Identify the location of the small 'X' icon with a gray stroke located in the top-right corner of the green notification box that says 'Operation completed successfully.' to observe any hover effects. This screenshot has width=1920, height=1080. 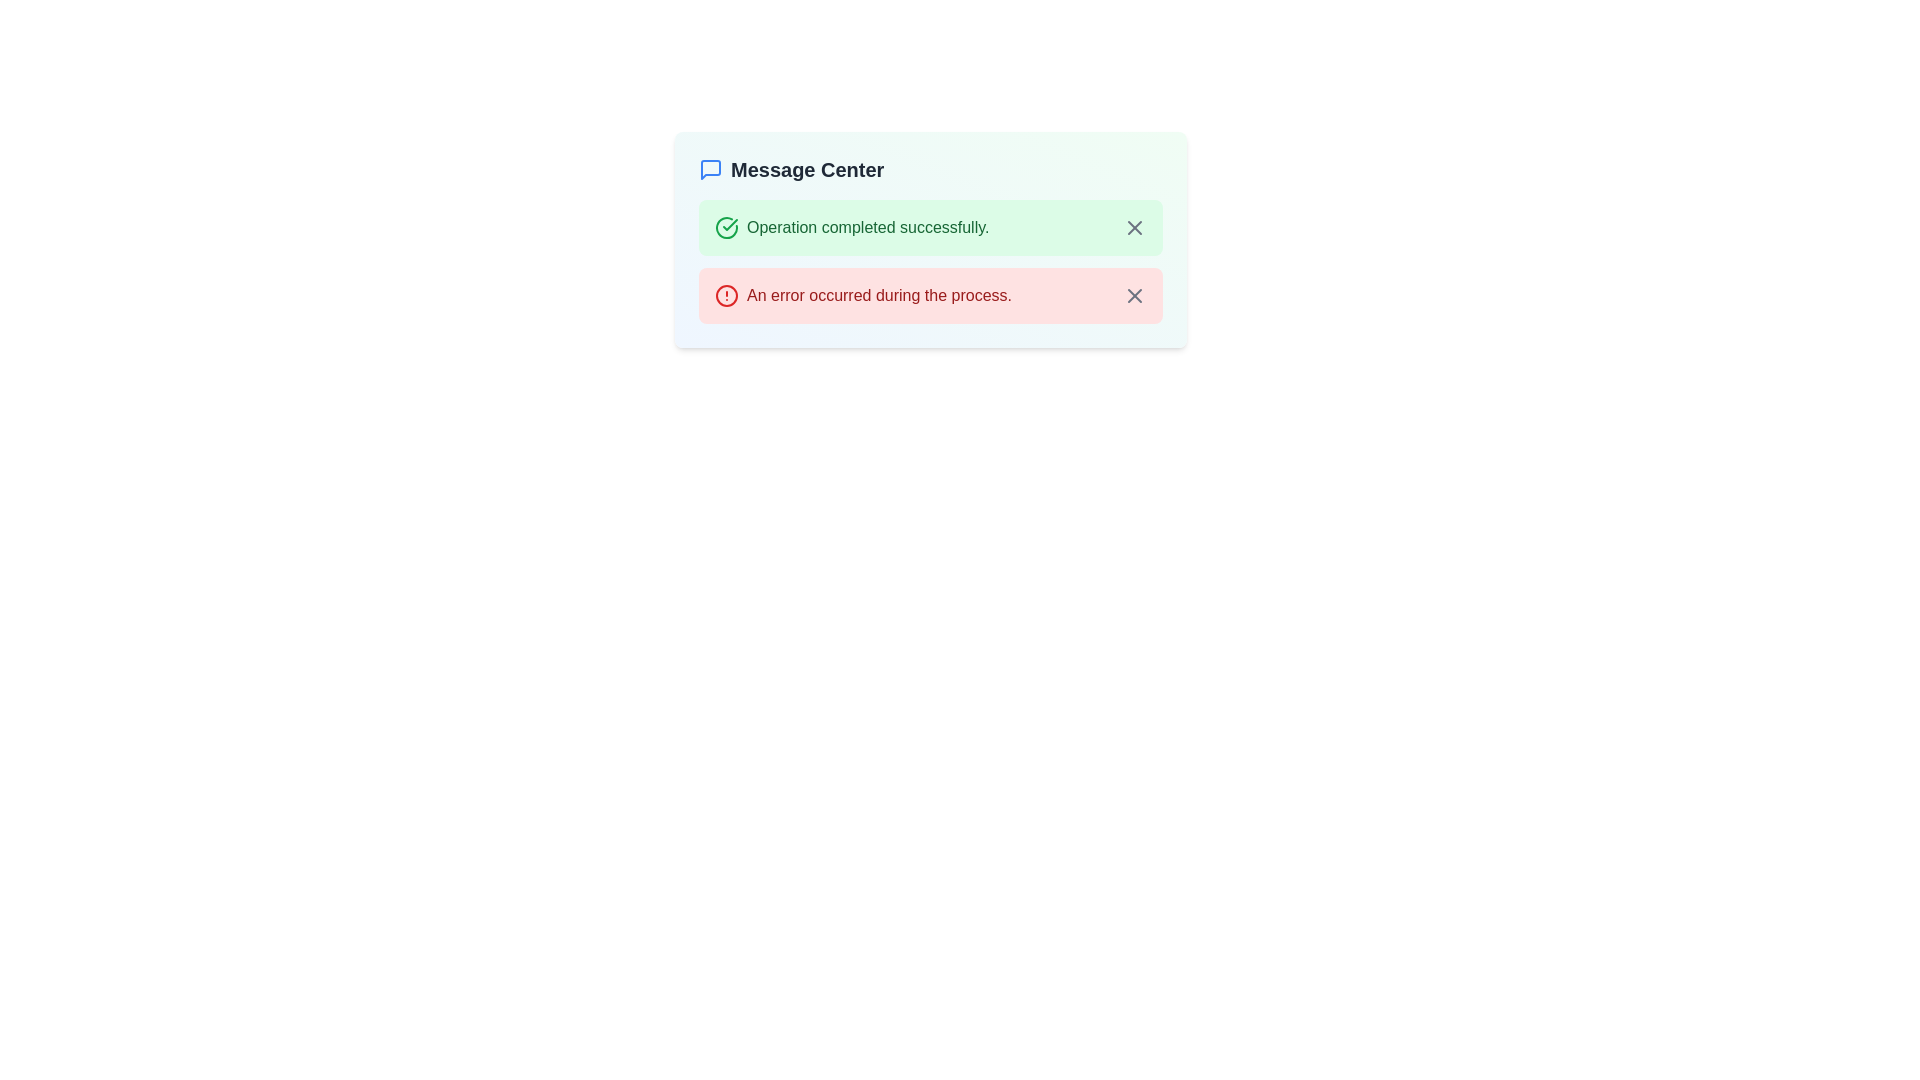
(1134, 226).